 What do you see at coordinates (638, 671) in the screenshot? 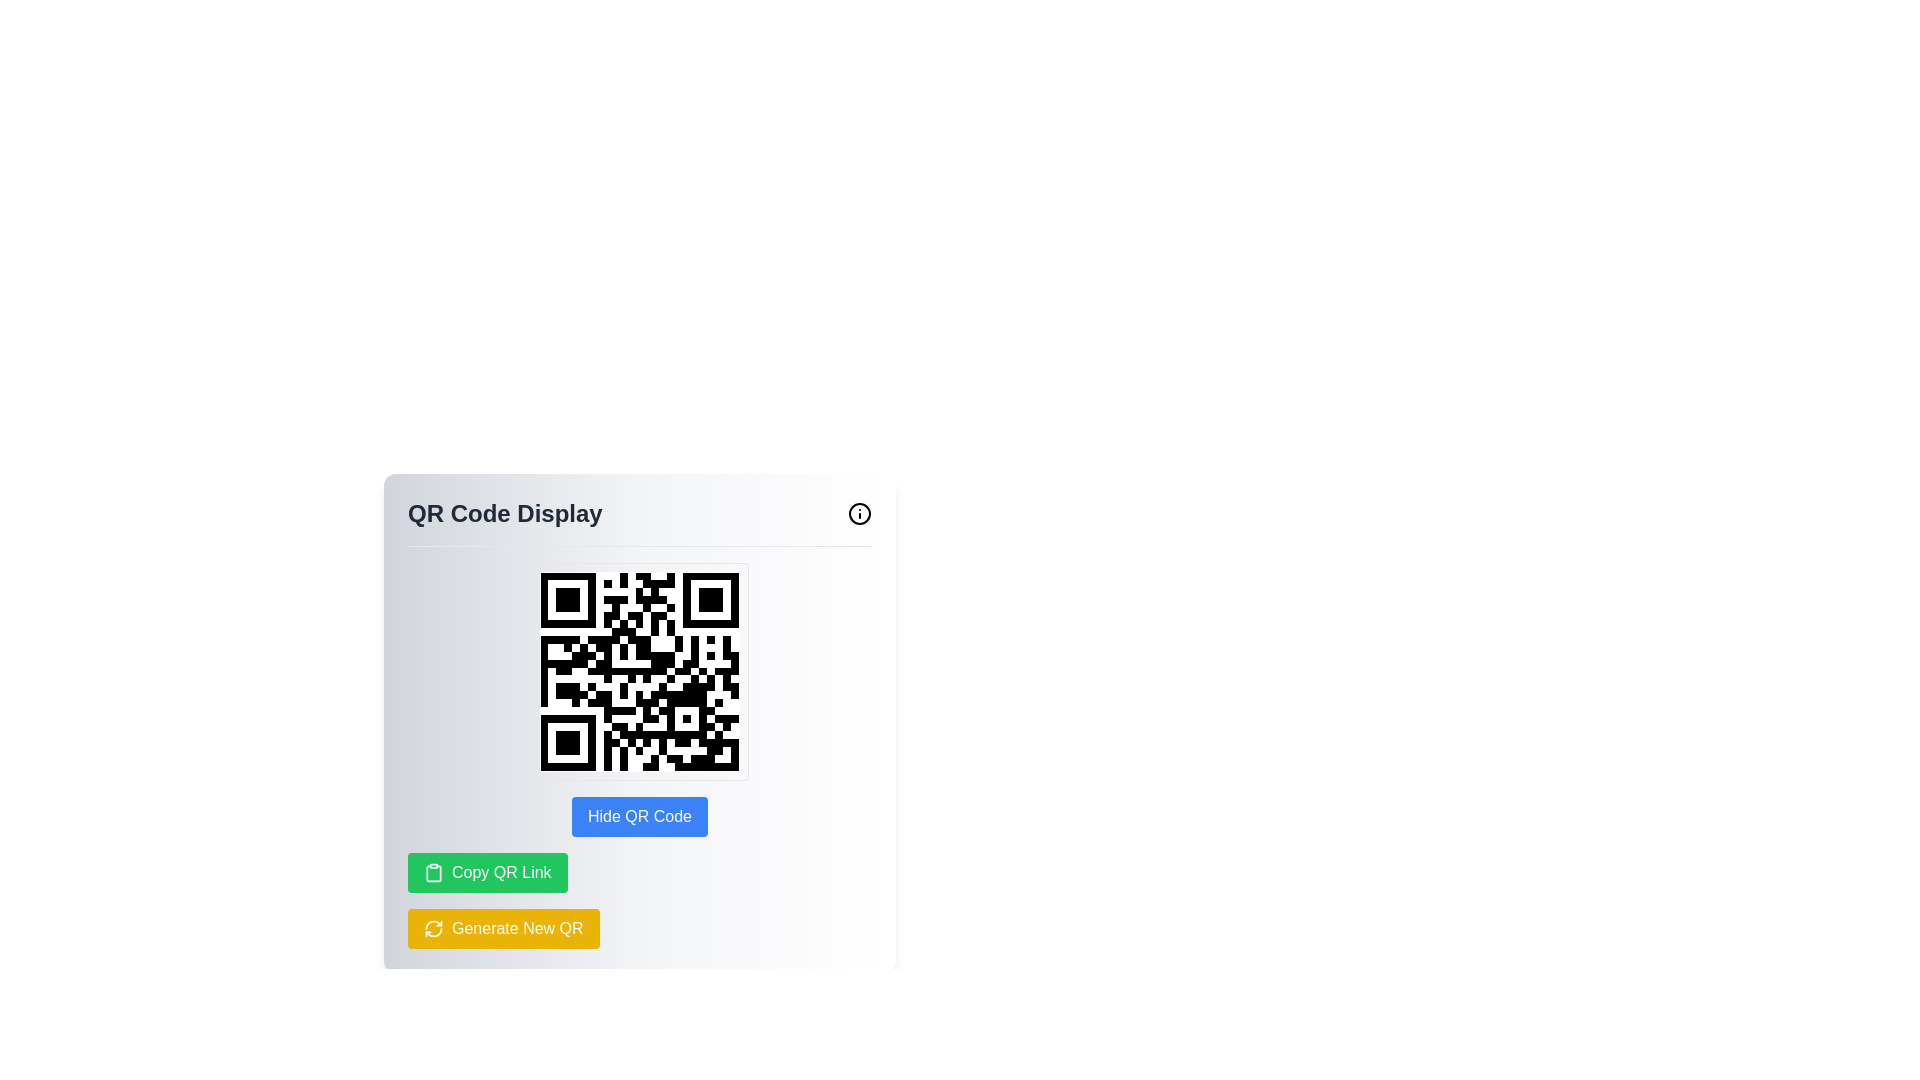
I see `the QR Code display box located in the upper-middle section of the card titled 'QR Code Display'` at bounding box center [638, 671].